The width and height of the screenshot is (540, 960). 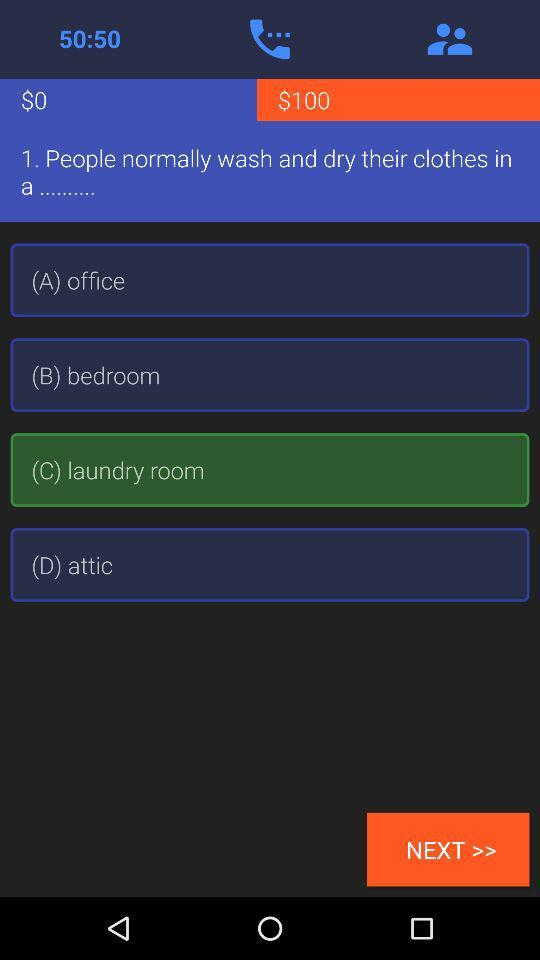 What do you see at coordinates (270, 38) in the screenshot?
I see `make practice phone call` at bounding box center [270, 38].